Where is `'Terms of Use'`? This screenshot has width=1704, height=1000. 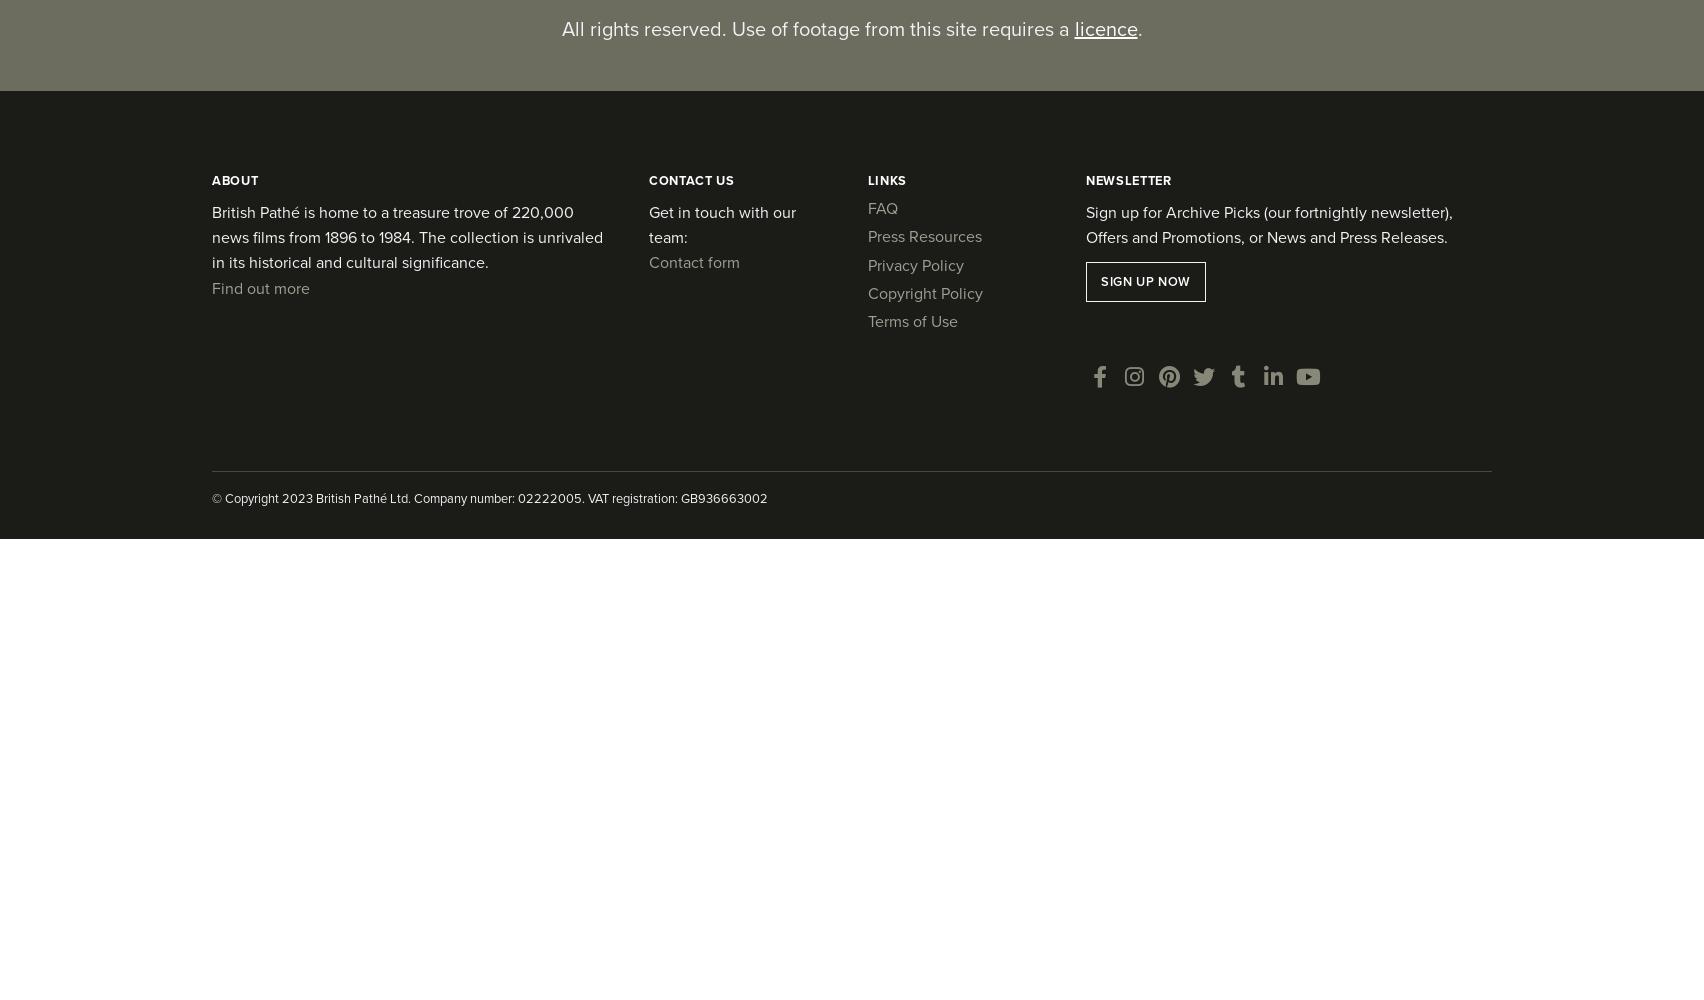 'Terms of Use' is located at coordinates (911, 320).